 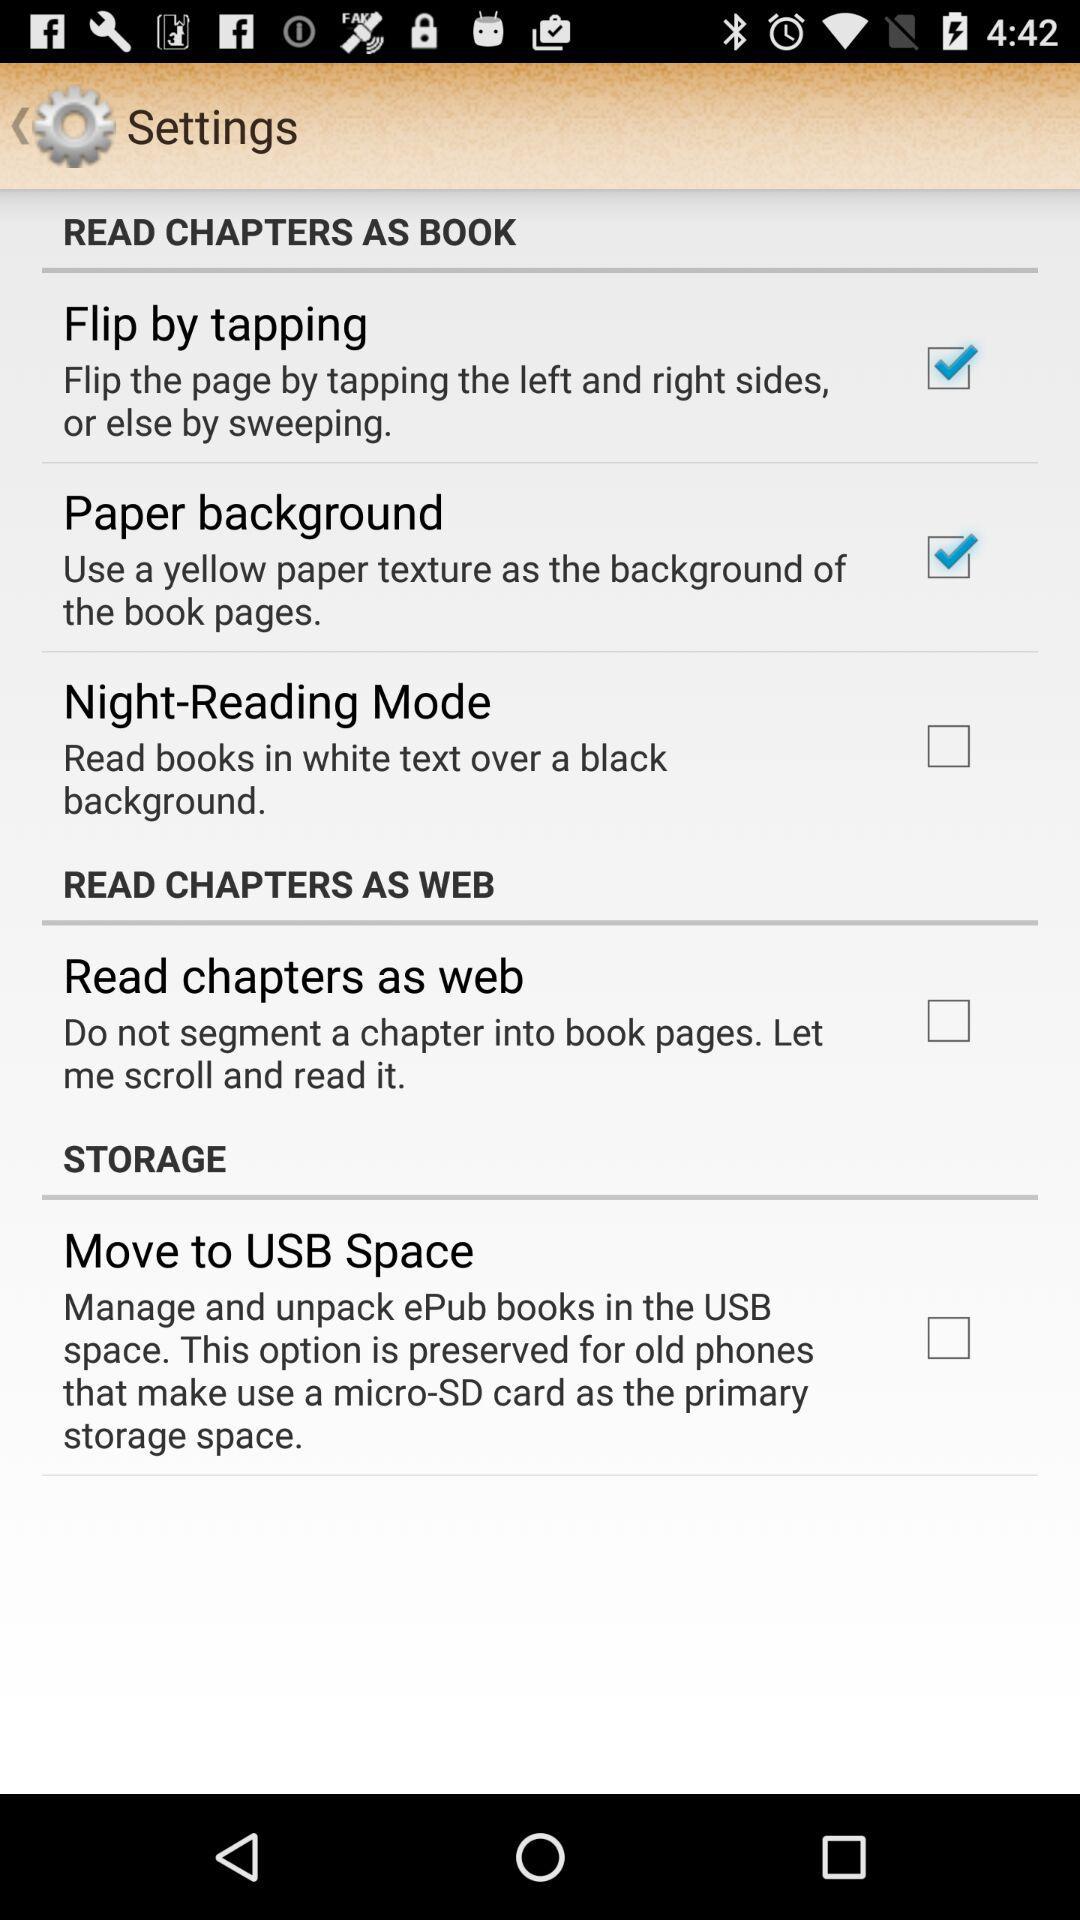 What do you see at coordinates (463, 1368) in the screenshot?
I see `manage and unpack at the bottom` at bounding box center [463, 1368].